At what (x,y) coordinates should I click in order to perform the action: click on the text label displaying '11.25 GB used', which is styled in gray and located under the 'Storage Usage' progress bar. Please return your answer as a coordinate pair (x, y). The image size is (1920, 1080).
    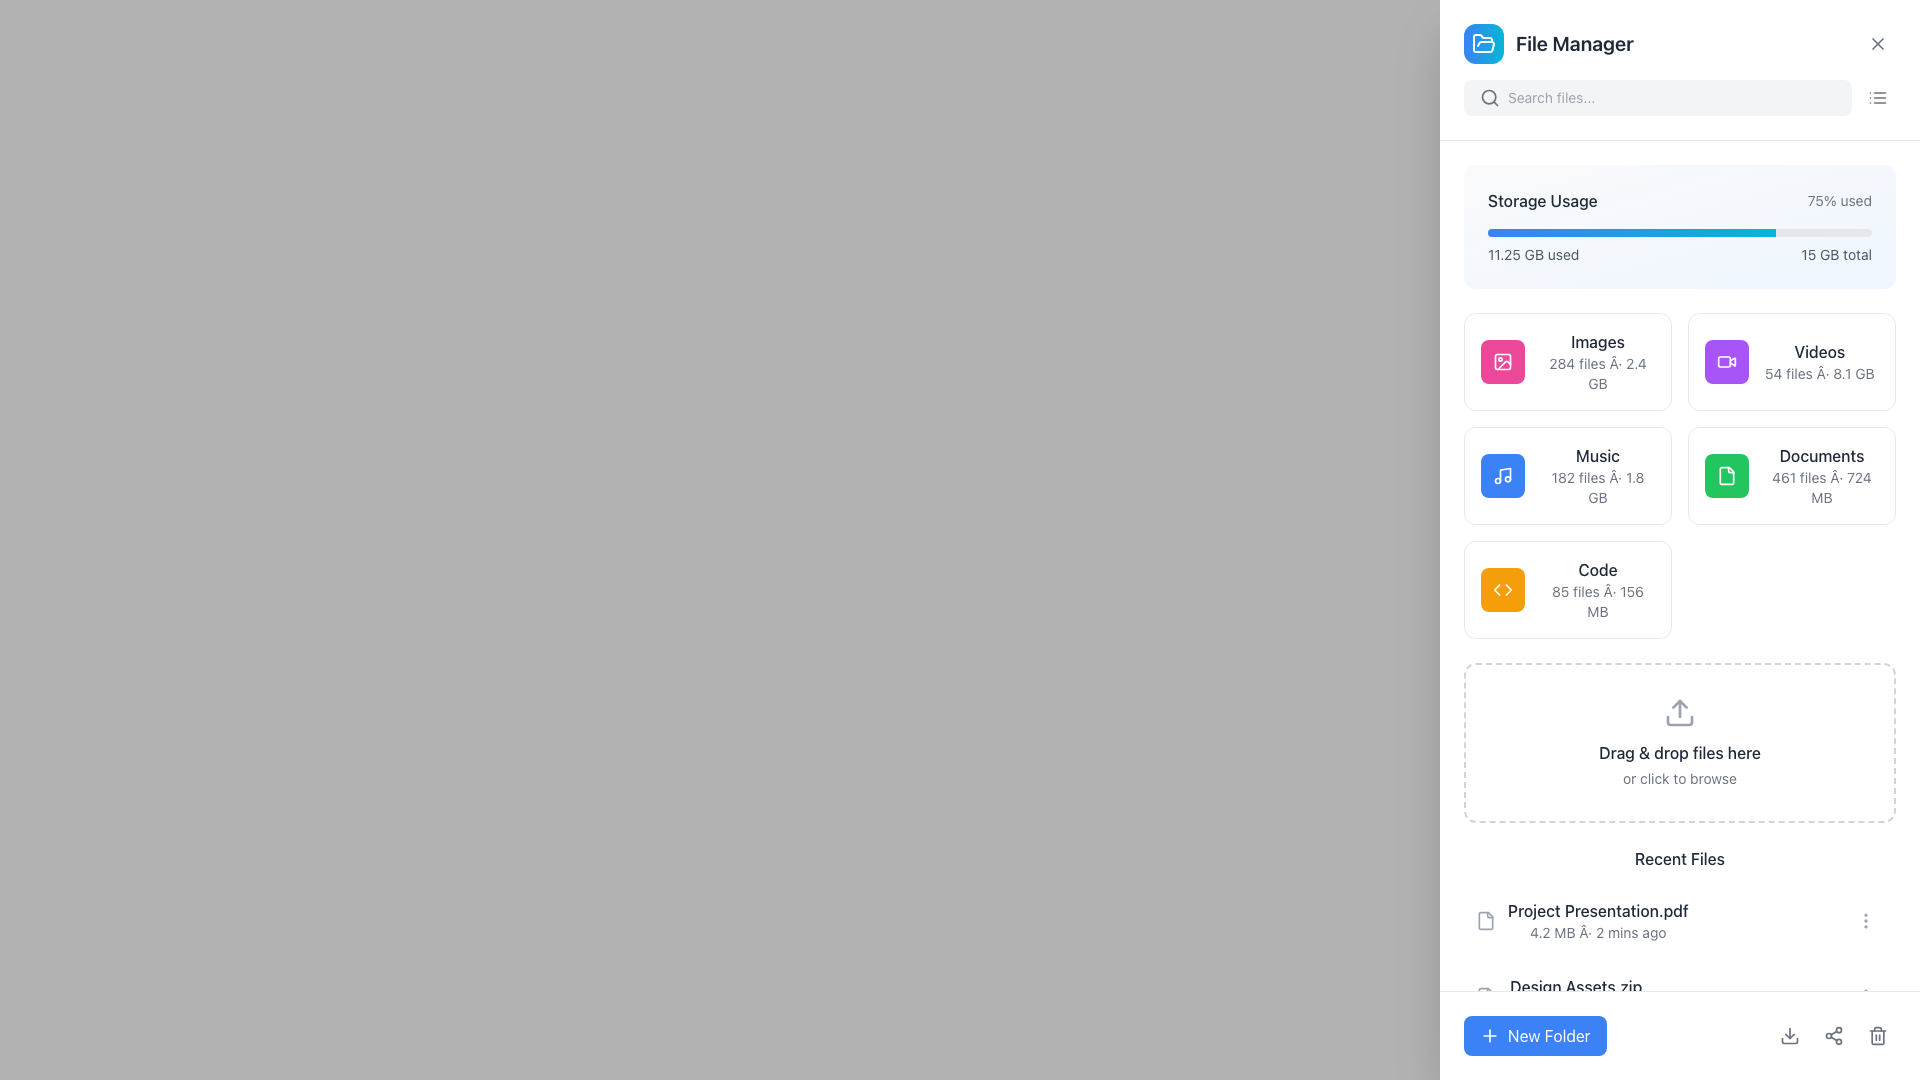
    Looking at the image, I should click on (1532, 253).